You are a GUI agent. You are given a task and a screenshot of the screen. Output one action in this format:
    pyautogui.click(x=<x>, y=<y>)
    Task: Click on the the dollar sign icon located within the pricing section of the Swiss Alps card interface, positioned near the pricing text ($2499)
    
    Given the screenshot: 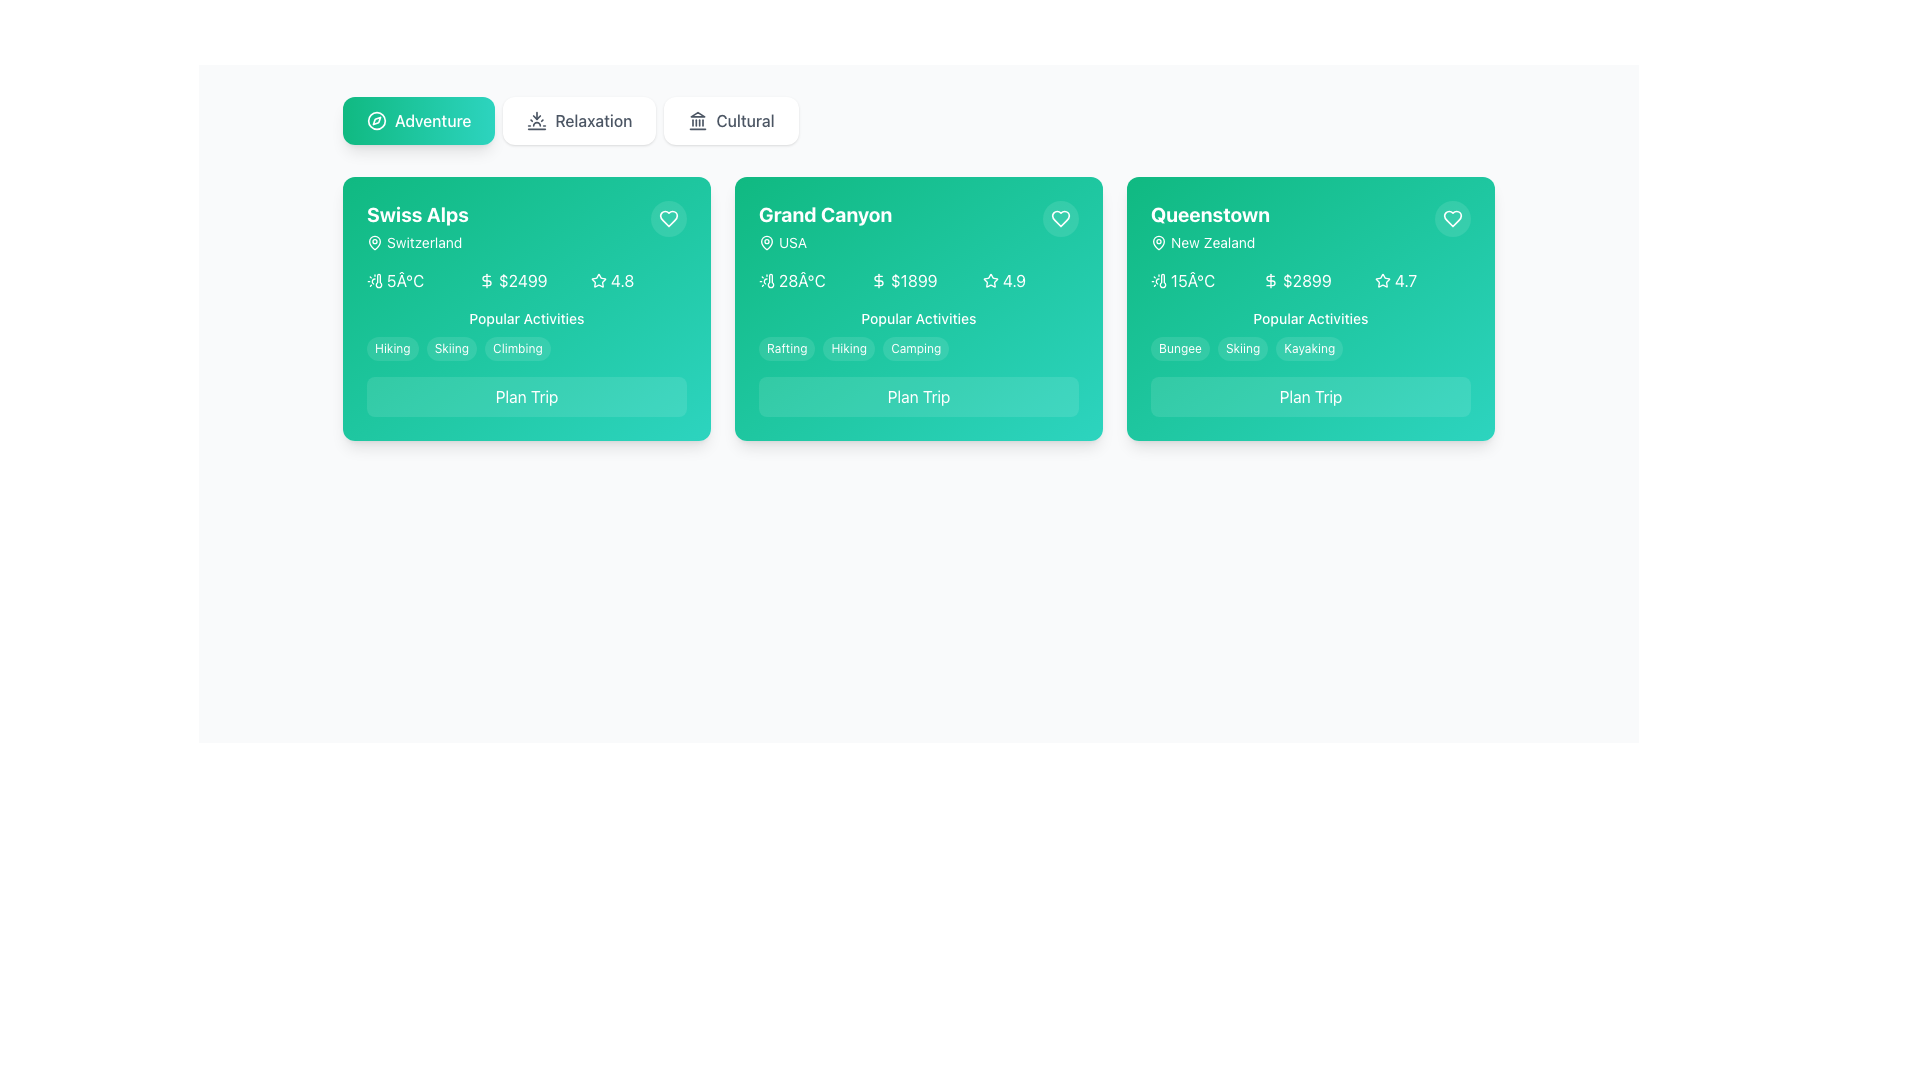 What is the action you would take?
    pyautogui.click(x=486, y=281)
    